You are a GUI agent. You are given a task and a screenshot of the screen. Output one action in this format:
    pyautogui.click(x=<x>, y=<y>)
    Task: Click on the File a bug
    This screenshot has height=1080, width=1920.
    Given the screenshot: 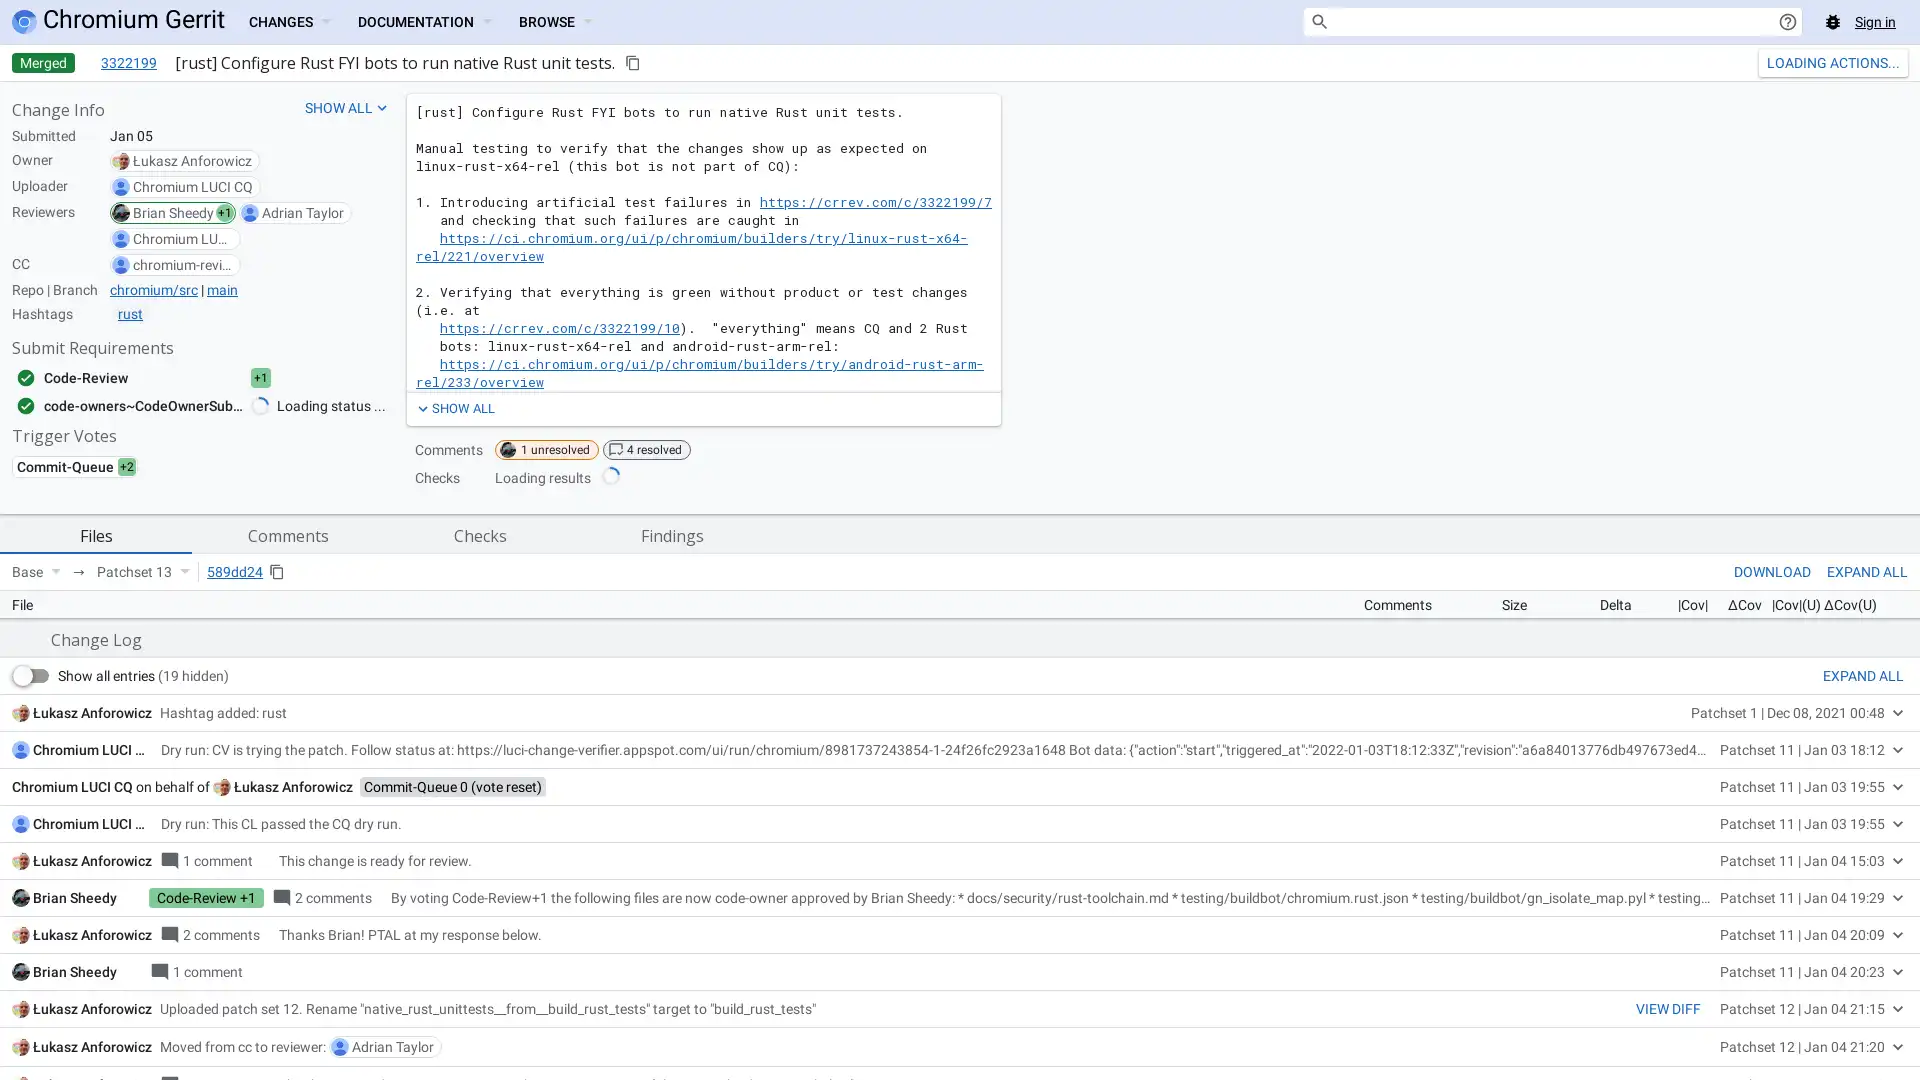 What is the action you would take?
    pyautogui.click(x=1833, y=22)
    